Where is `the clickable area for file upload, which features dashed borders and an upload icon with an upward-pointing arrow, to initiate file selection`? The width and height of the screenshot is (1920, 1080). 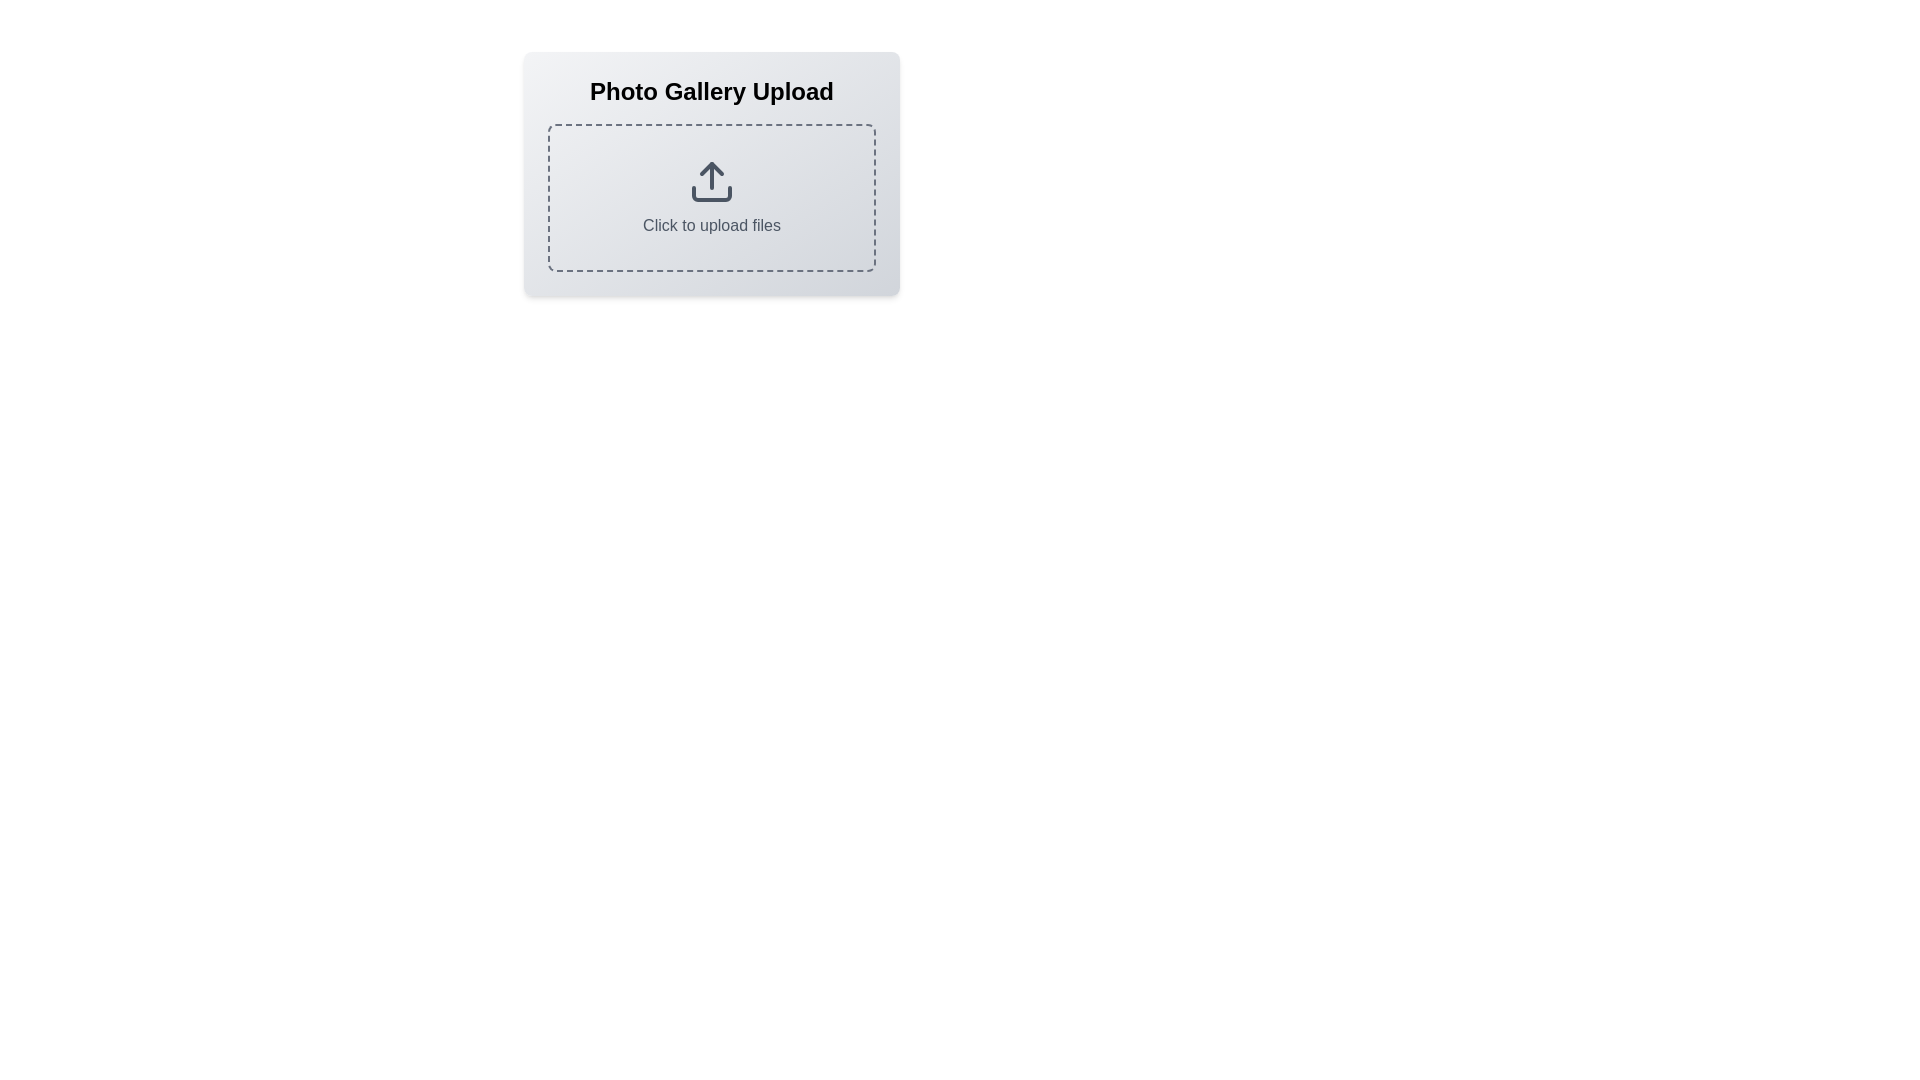
the clickable area for file upload, which features dashed borders and an upload icon with an upward-pointing arrow, to initiate file selection is located at coordinates (711, 197).